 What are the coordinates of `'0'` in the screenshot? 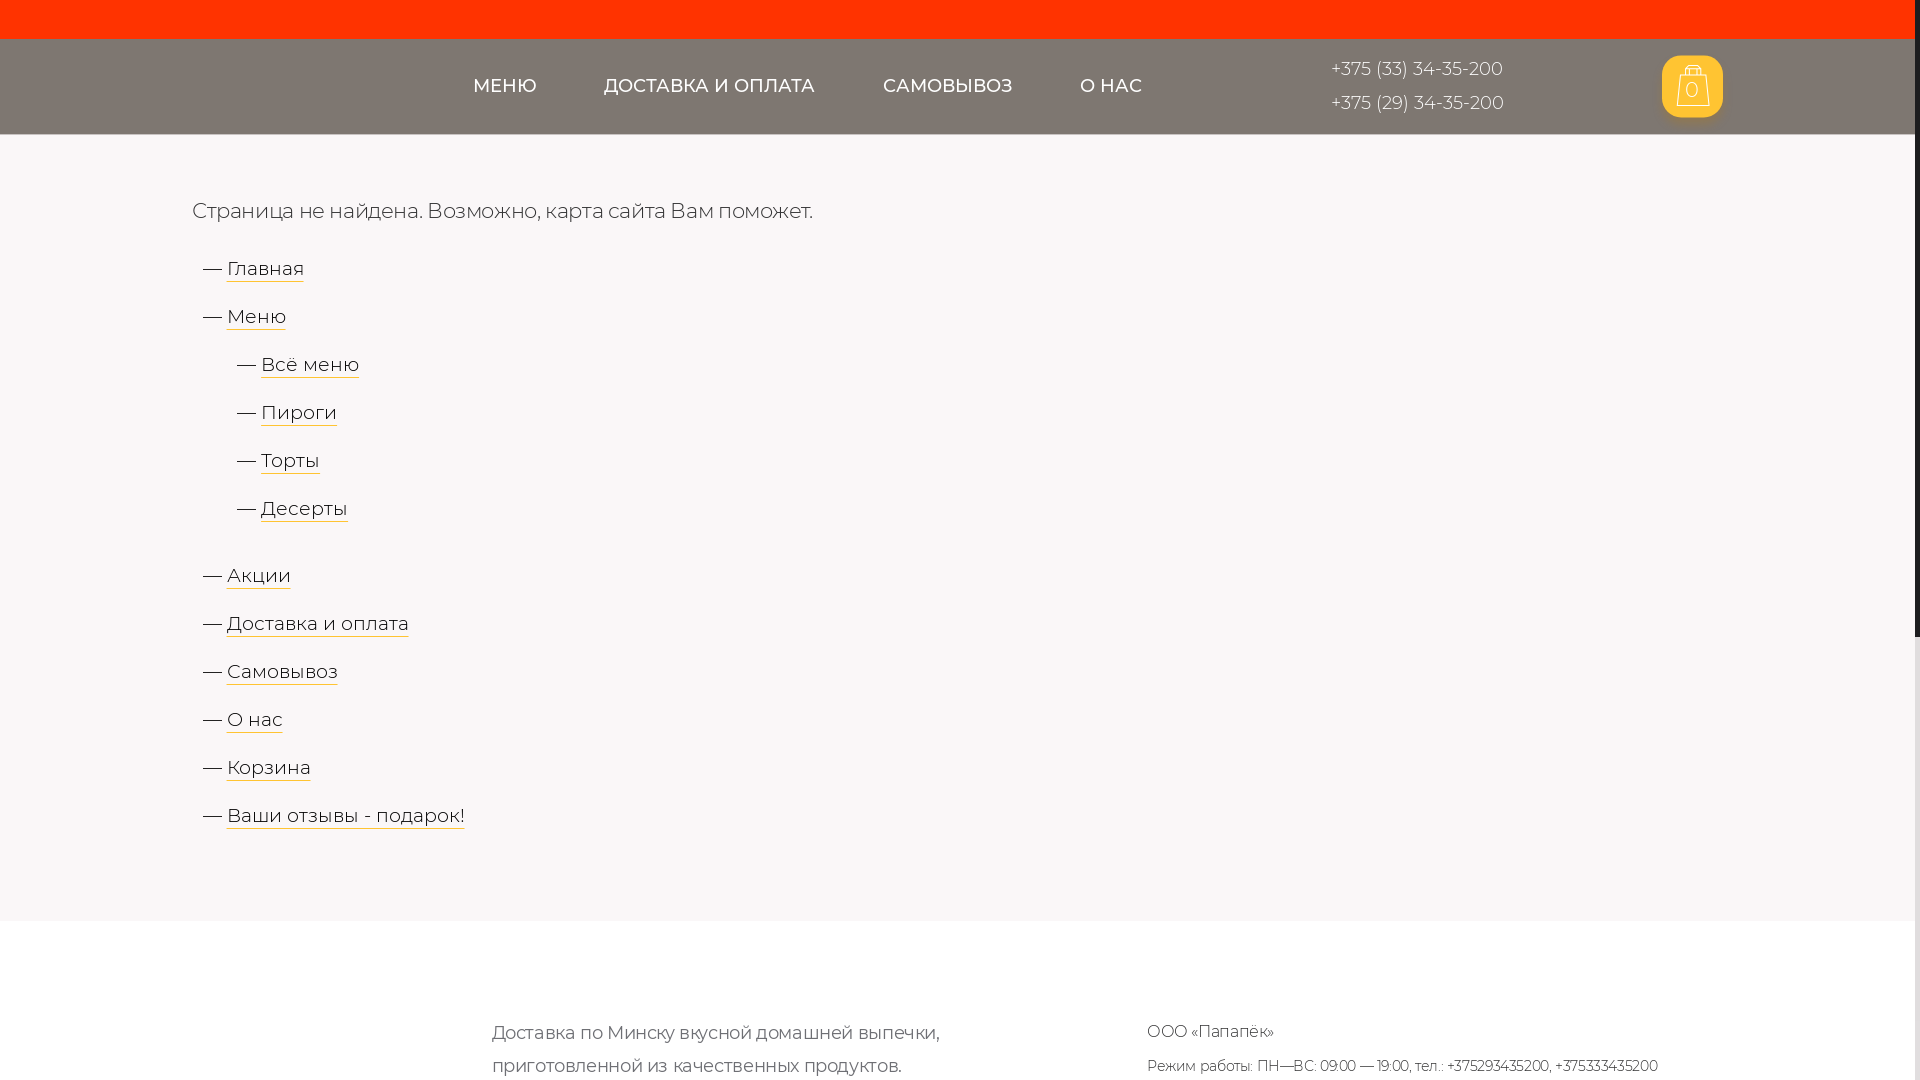 It's located at (1691, 85).